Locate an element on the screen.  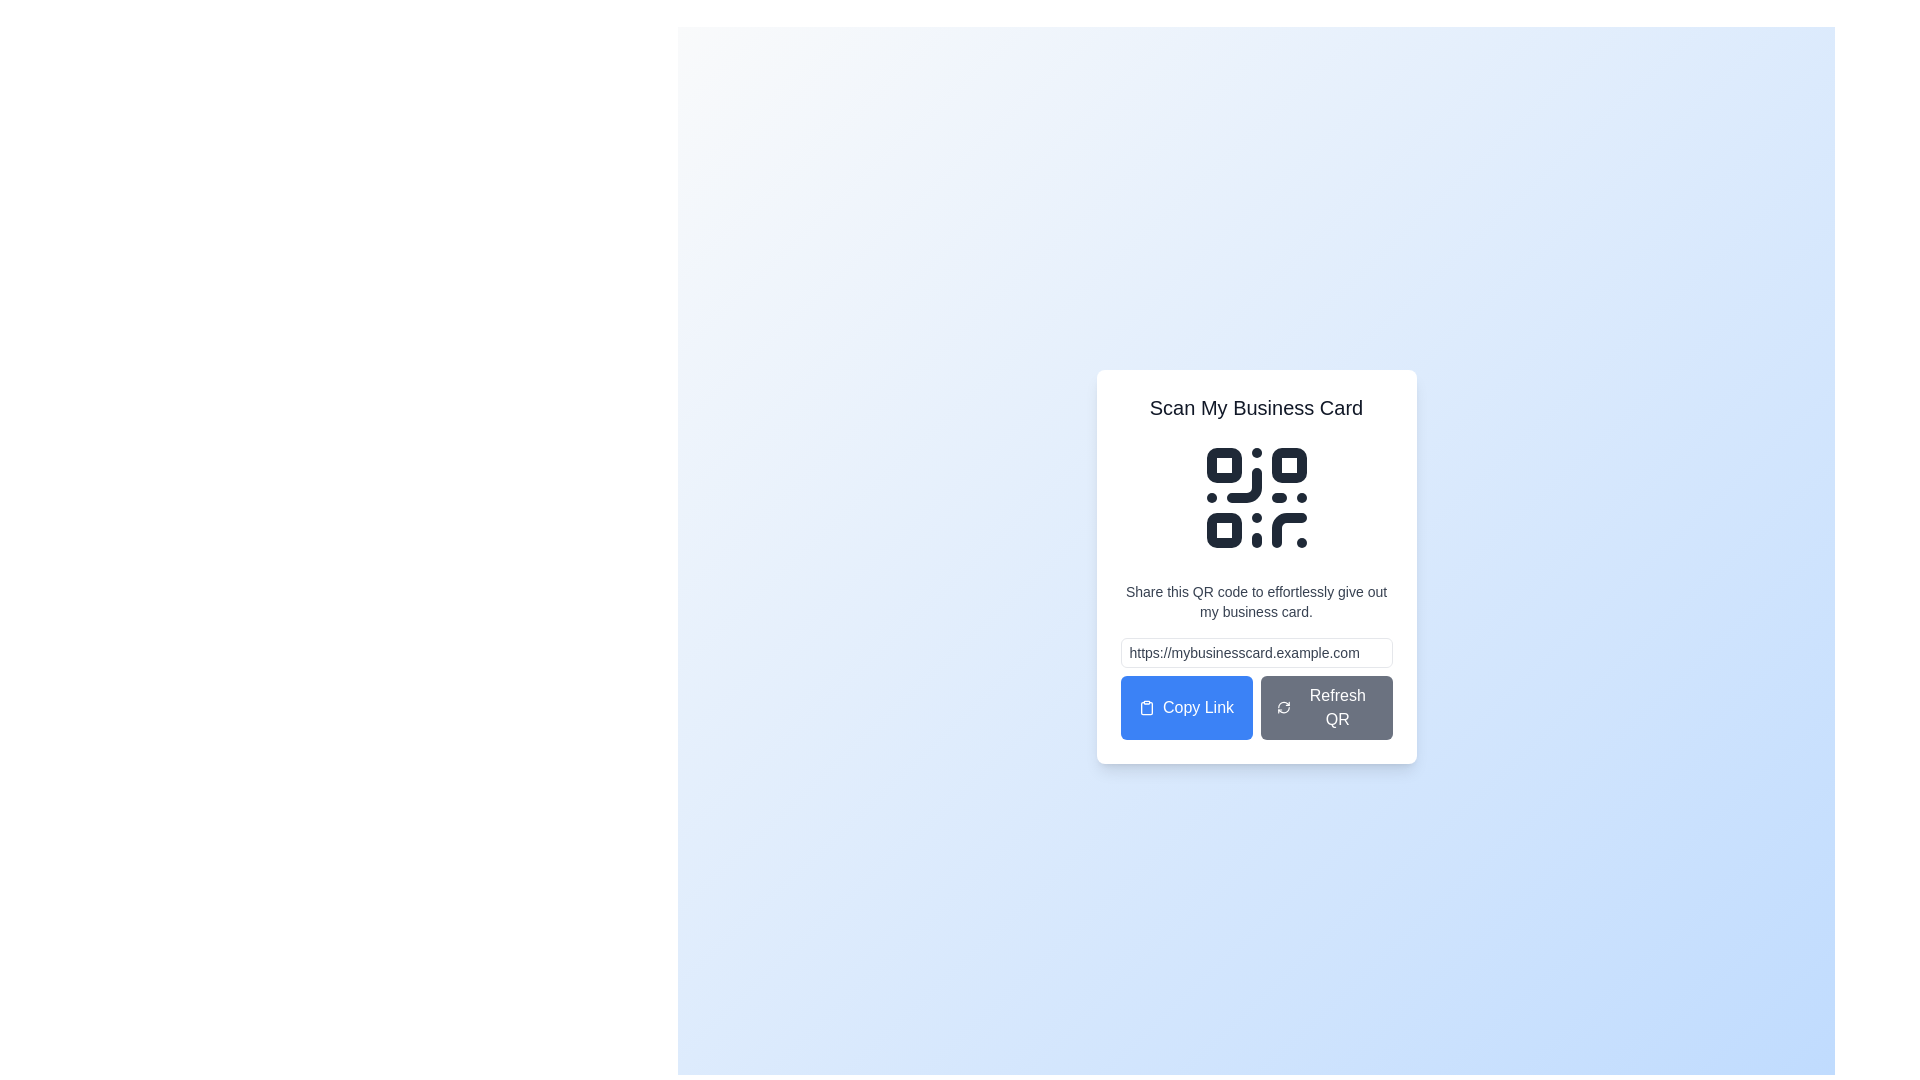
the refresh icon located within the 'Refresh QR' button at the bottom right of the card, which visually indicates the refresh functionality is located at coordinates (1283, 707).